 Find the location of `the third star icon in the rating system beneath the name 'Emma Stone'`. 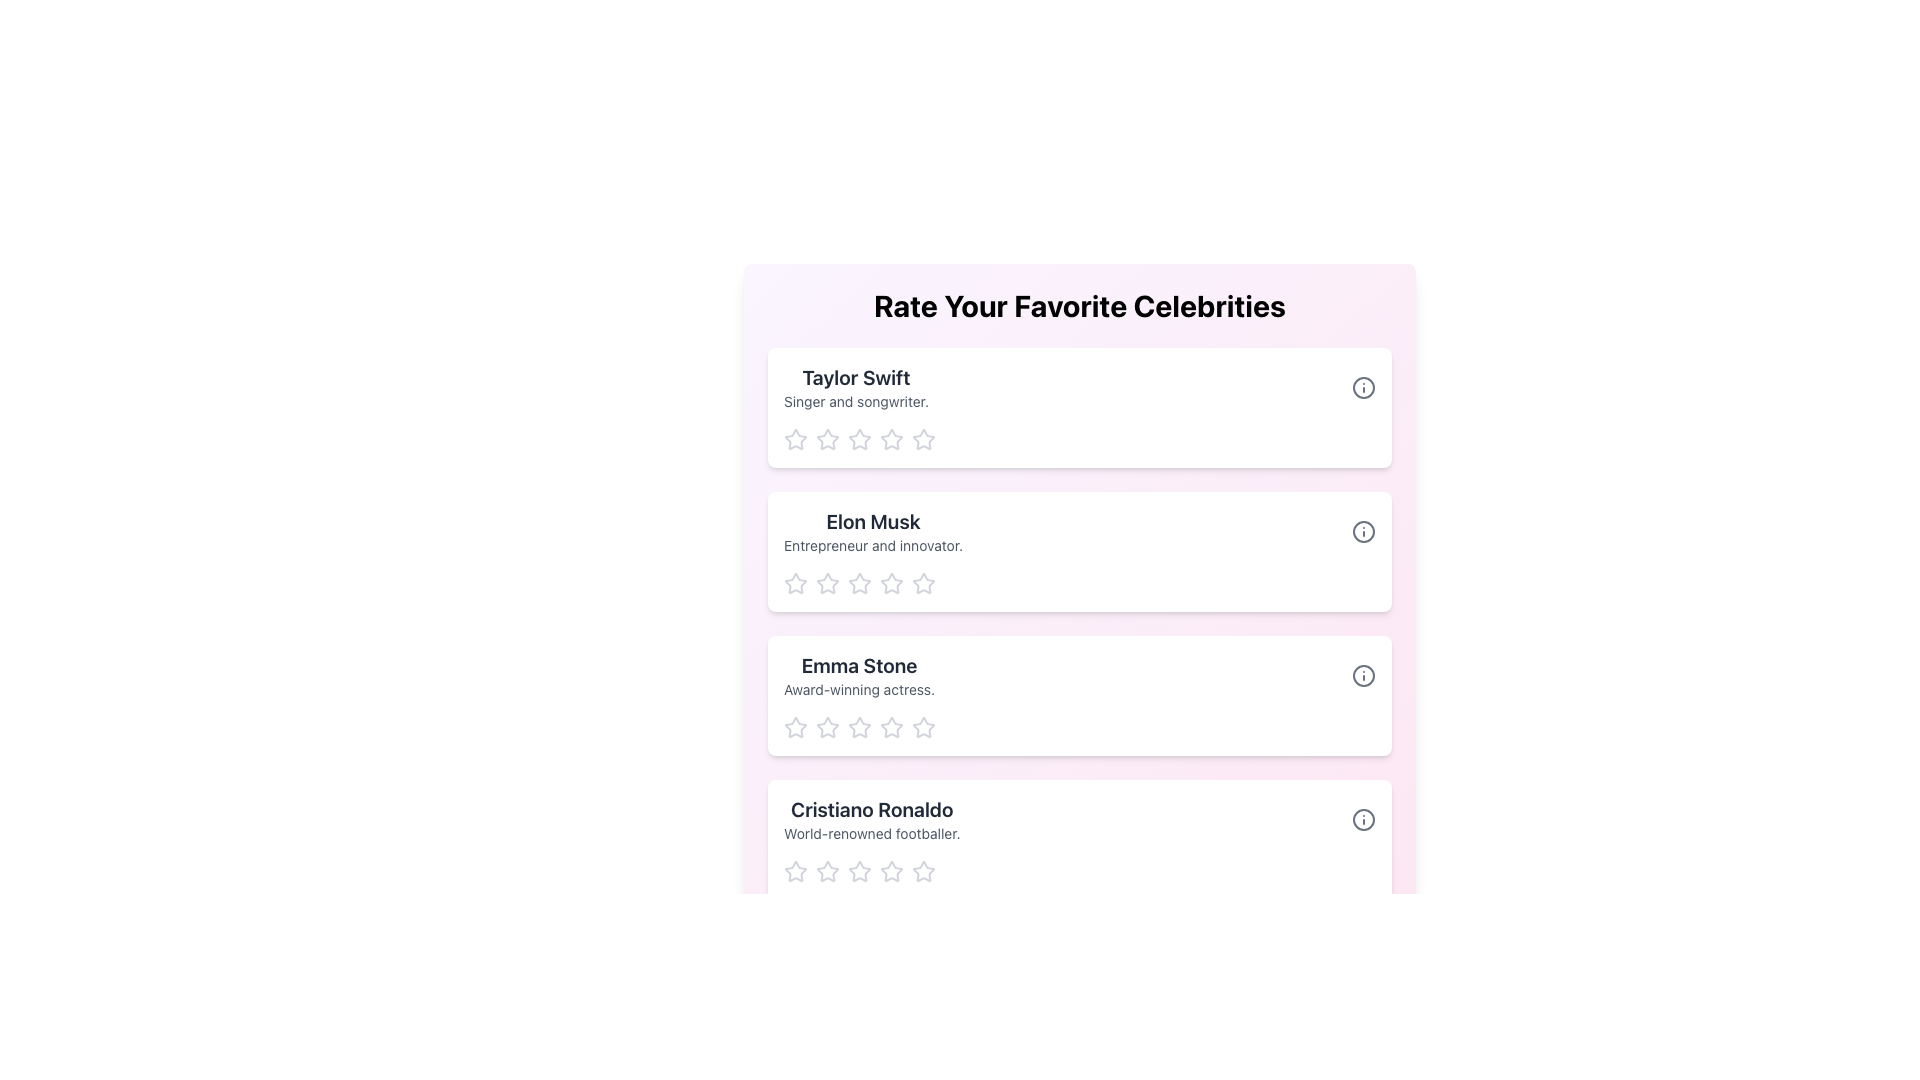

the third star icon in the rating system beneath the name 'Emma Stone' is located at coordinates (923, 727).